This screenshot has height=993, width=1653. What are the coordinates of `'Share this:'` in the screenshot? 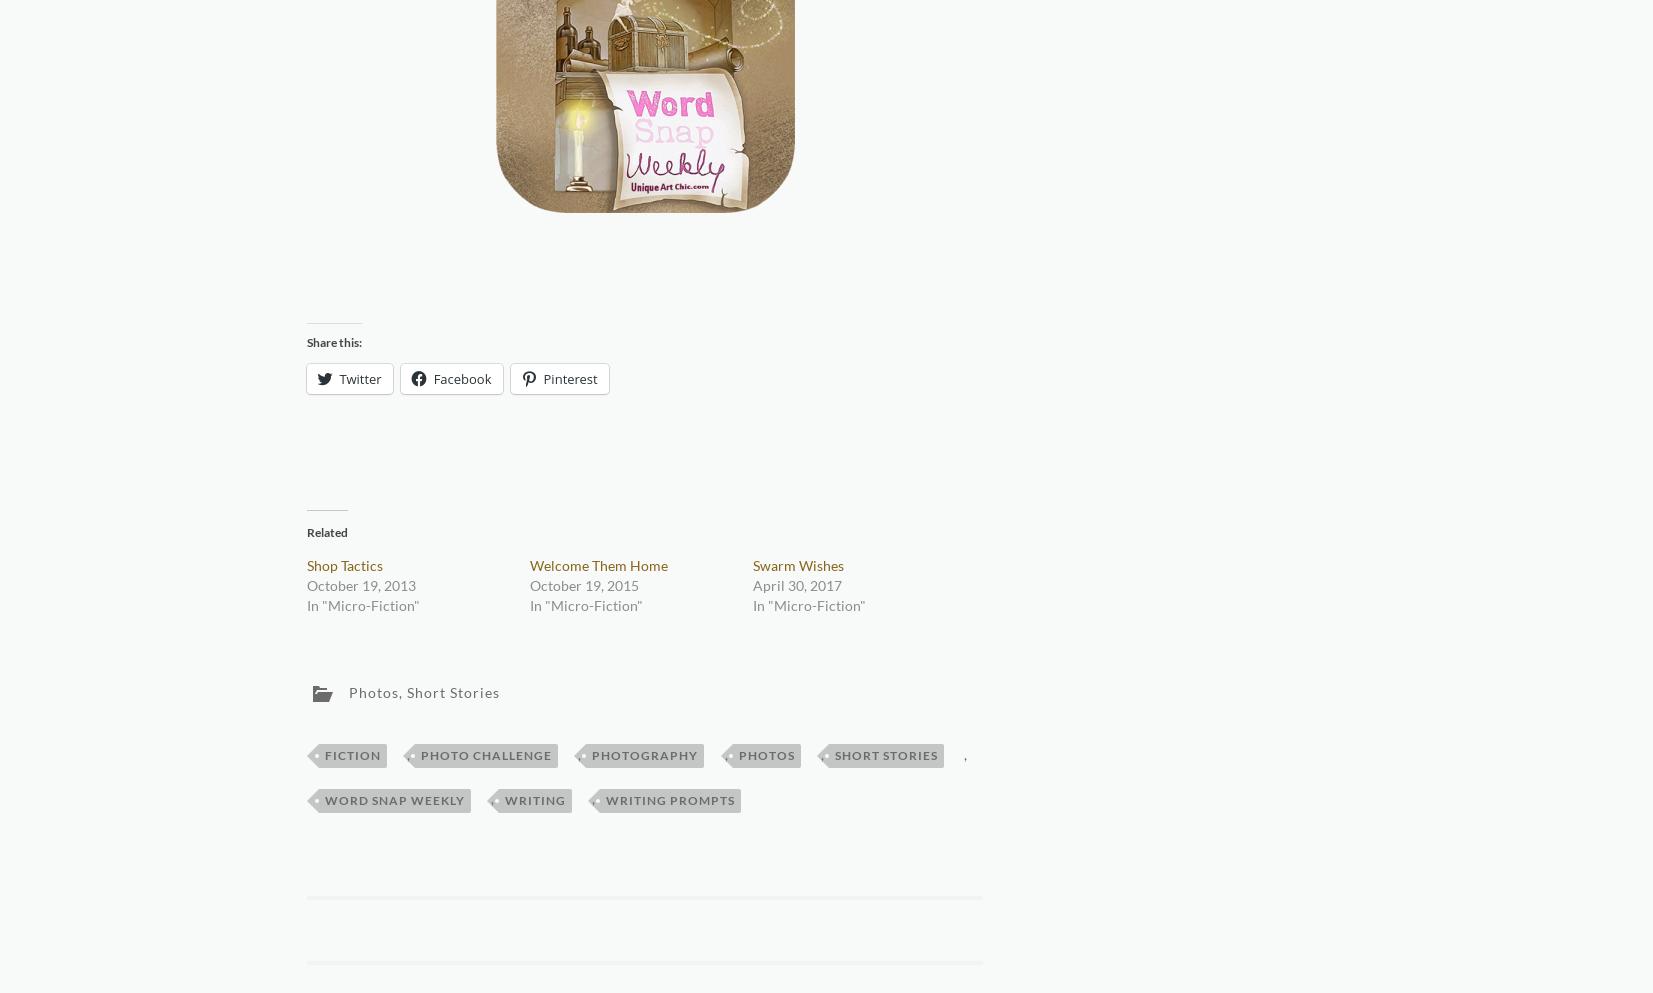 It's located at (304, 340).